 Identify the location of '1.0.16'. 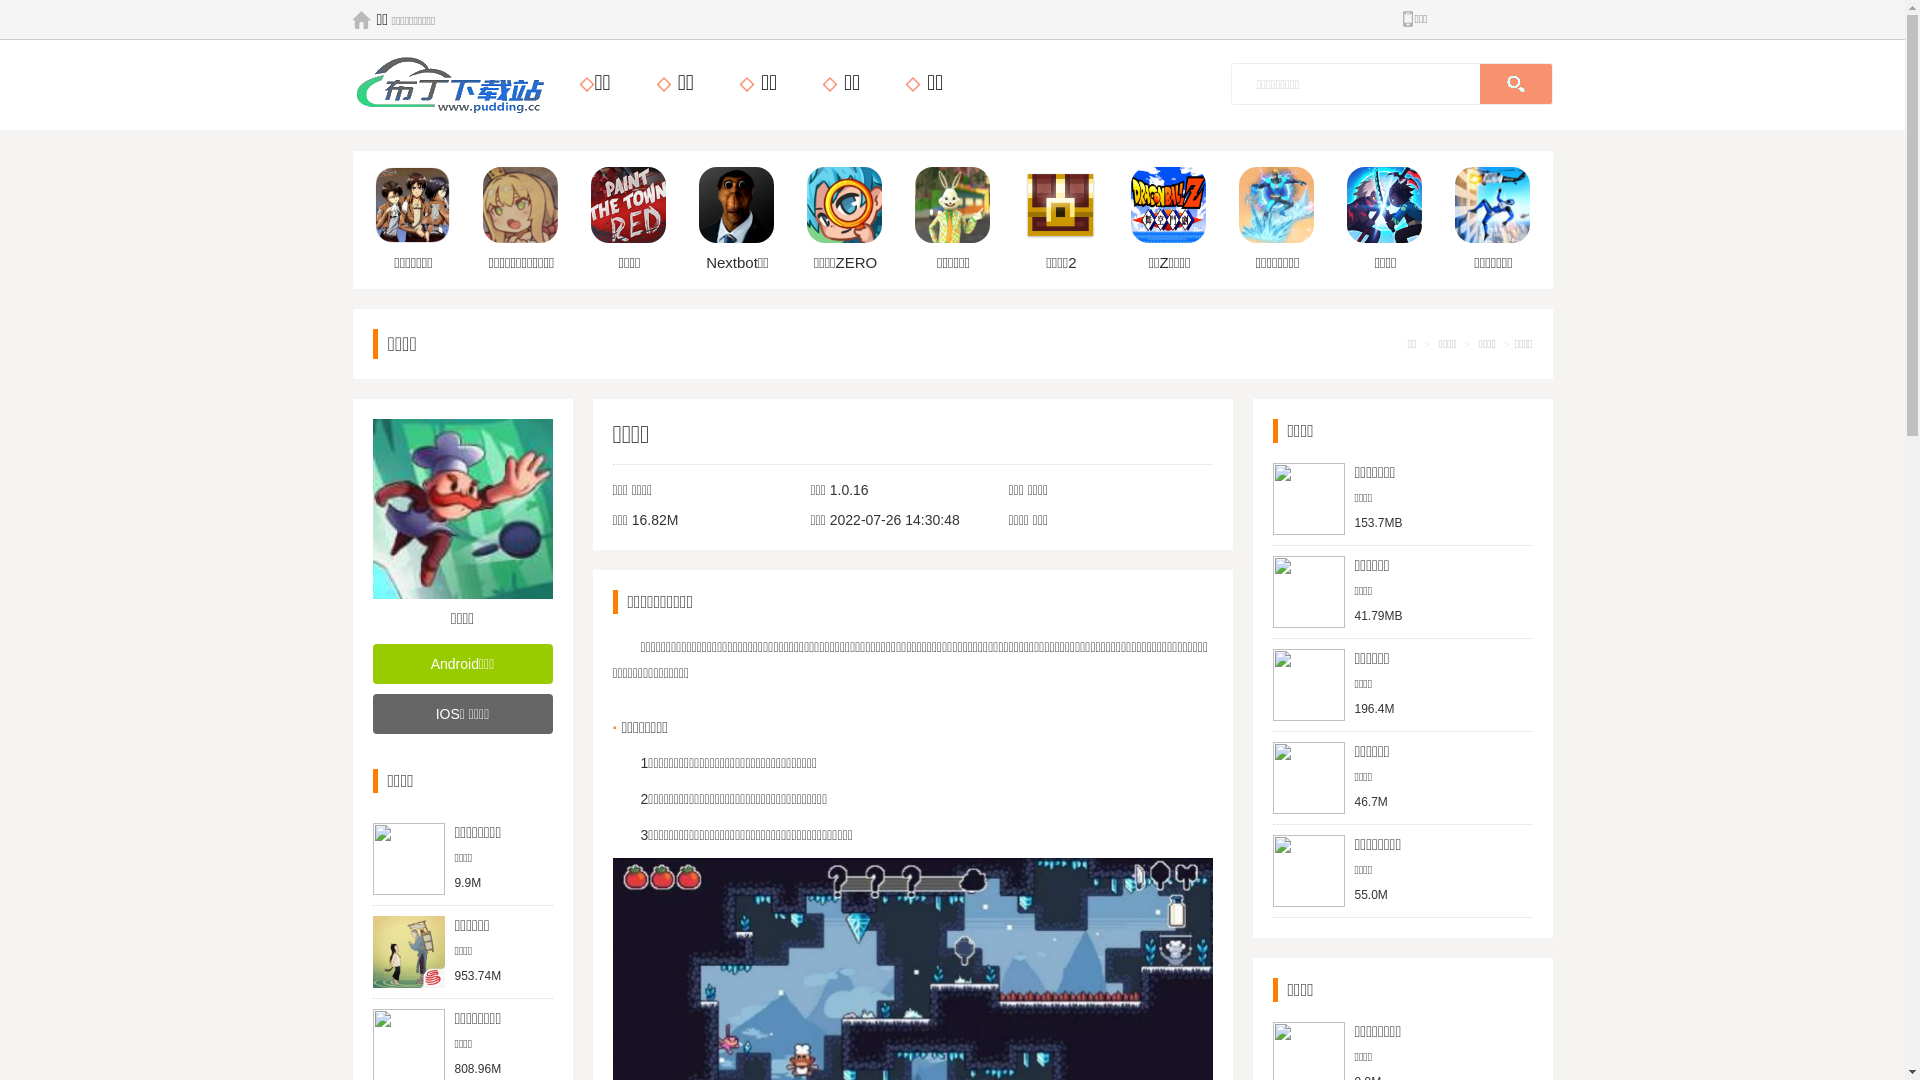
(830, 489).